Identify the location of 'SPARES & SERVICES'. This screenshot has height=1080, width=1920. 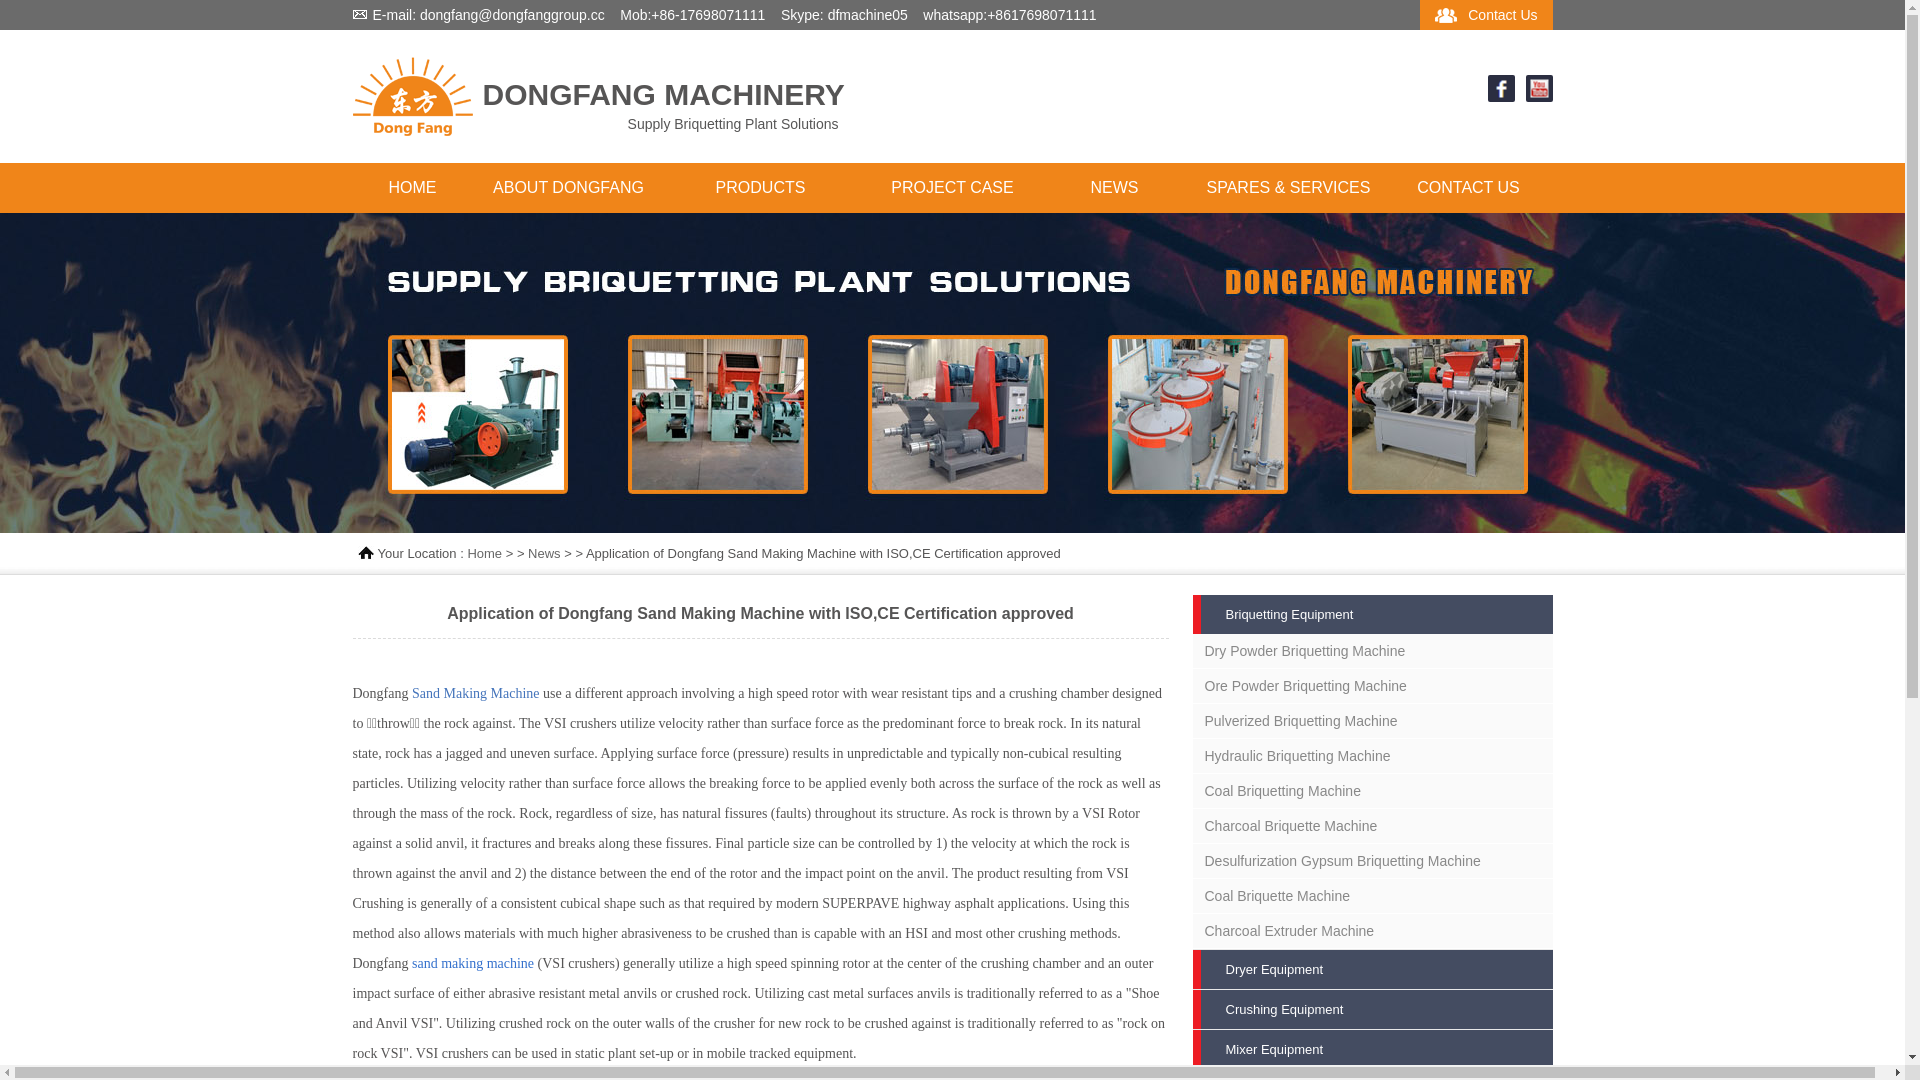
(1287, 188).